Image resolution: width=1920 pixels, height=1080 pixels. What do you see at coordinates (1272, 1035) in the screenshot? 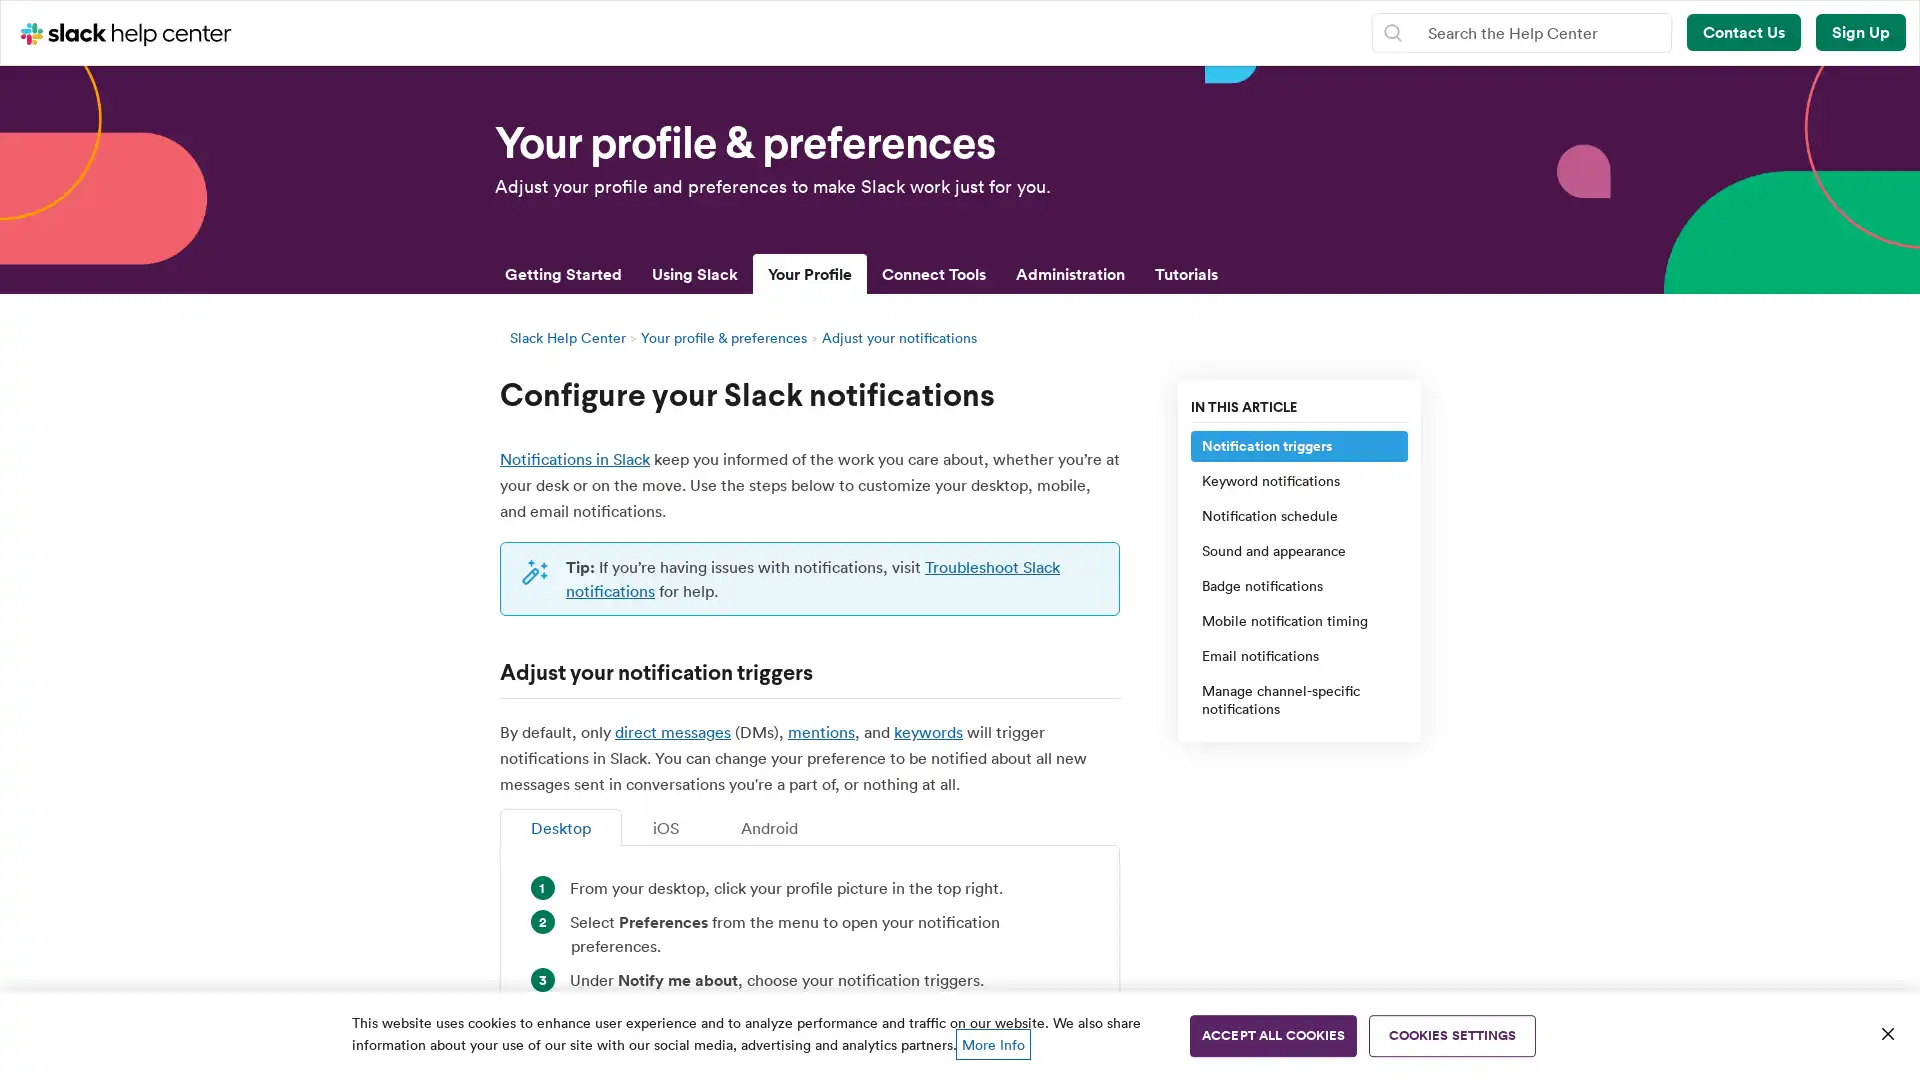
I see `ACCEPT ALL COOKIES` at bounding box center [1272, 1035].